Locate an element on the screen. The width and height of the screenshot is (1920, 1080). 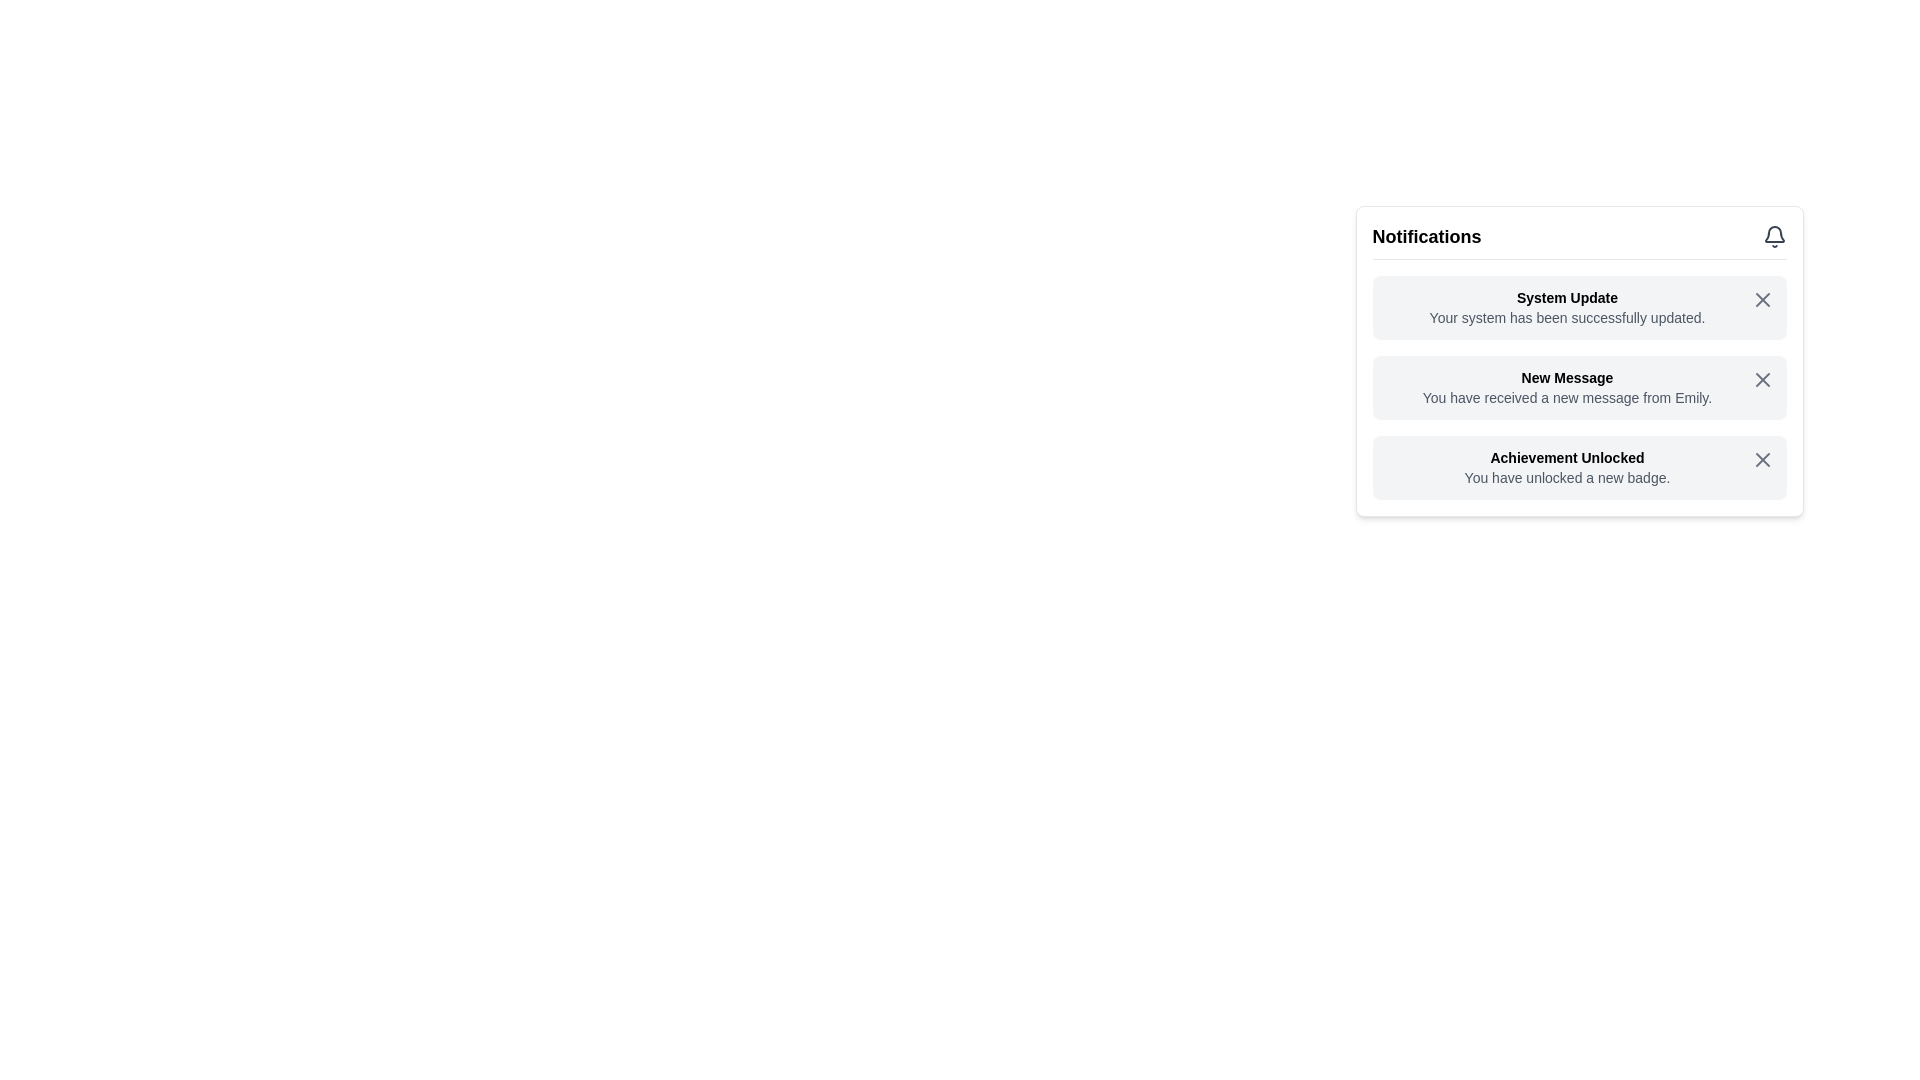
the 'X' close button within the 'New Message' notification is located at coordinates (1762, 380).